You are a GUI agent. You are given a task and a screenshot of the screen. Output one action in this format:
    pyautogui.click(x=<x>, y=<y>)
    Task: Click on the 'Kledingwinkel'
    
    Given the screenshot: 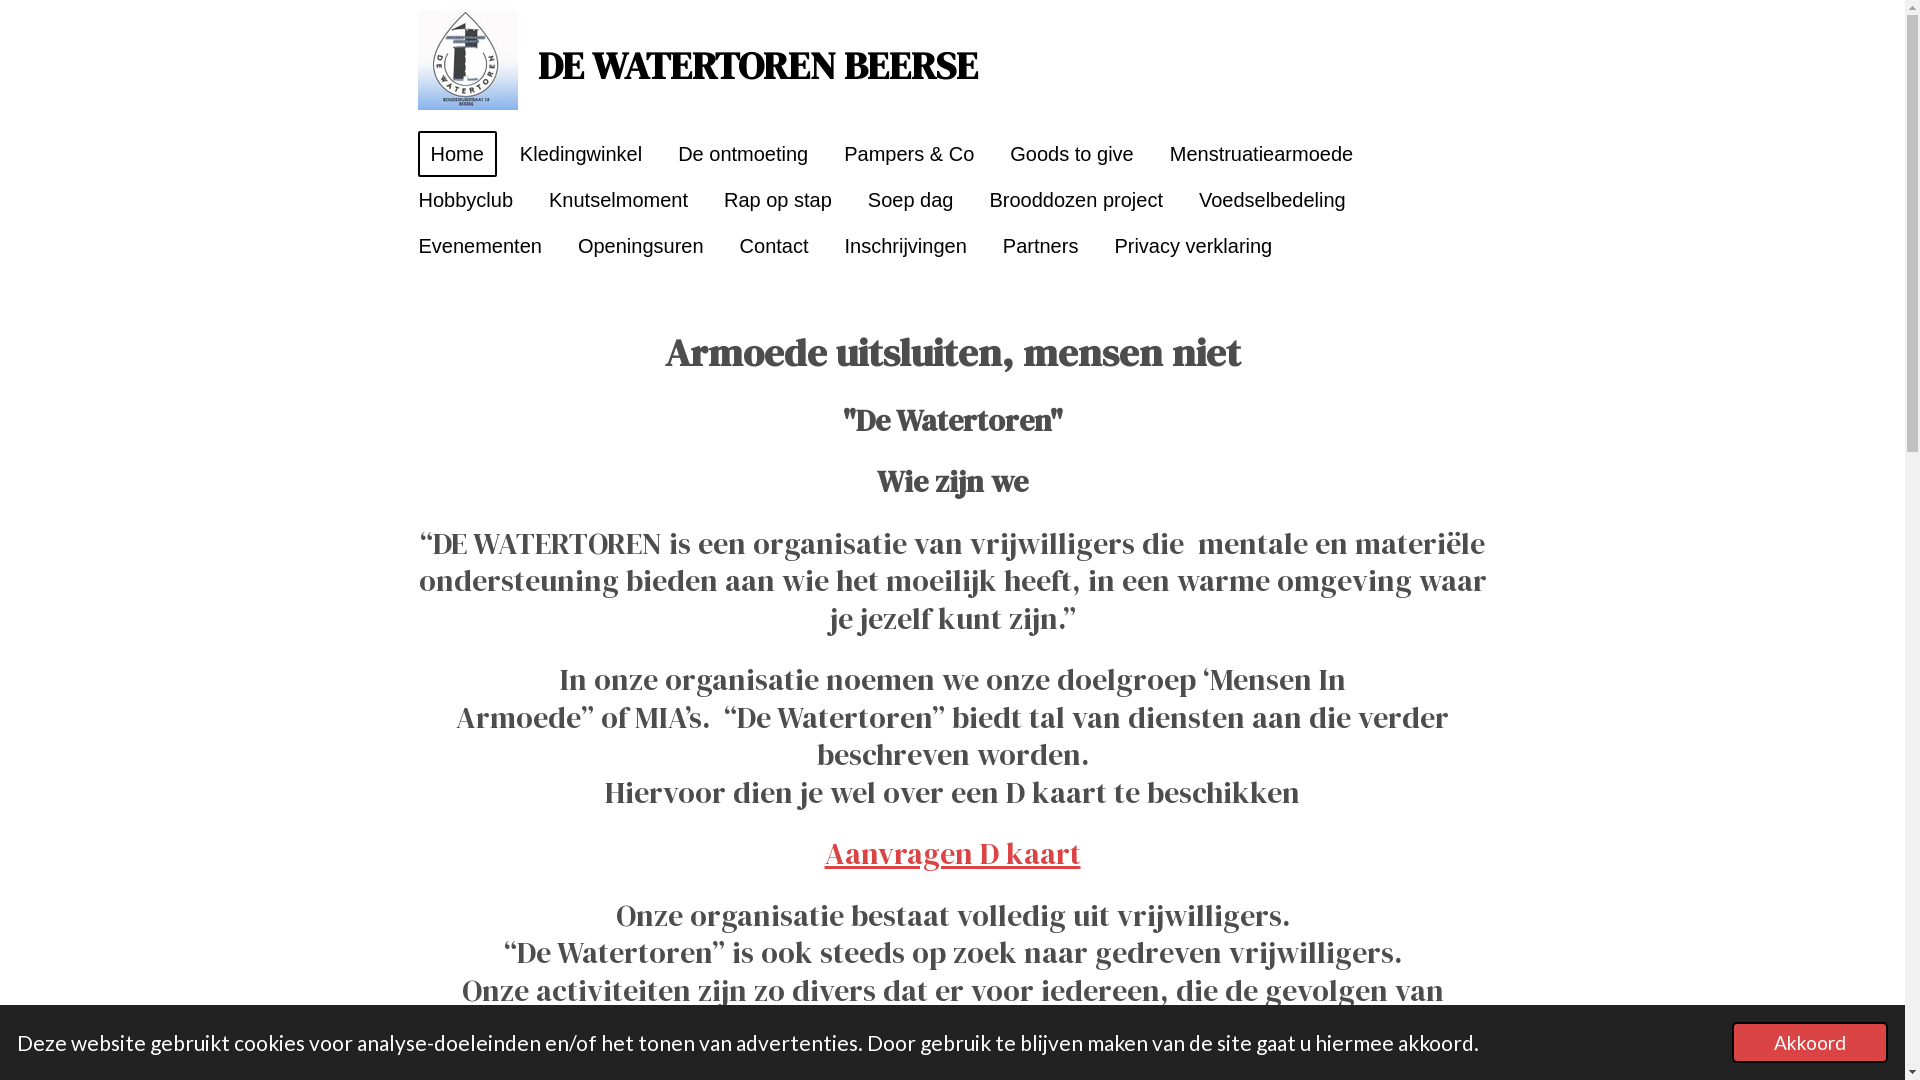 What is the action you would take?
    pyautogui.click(x=579, y=153)
    